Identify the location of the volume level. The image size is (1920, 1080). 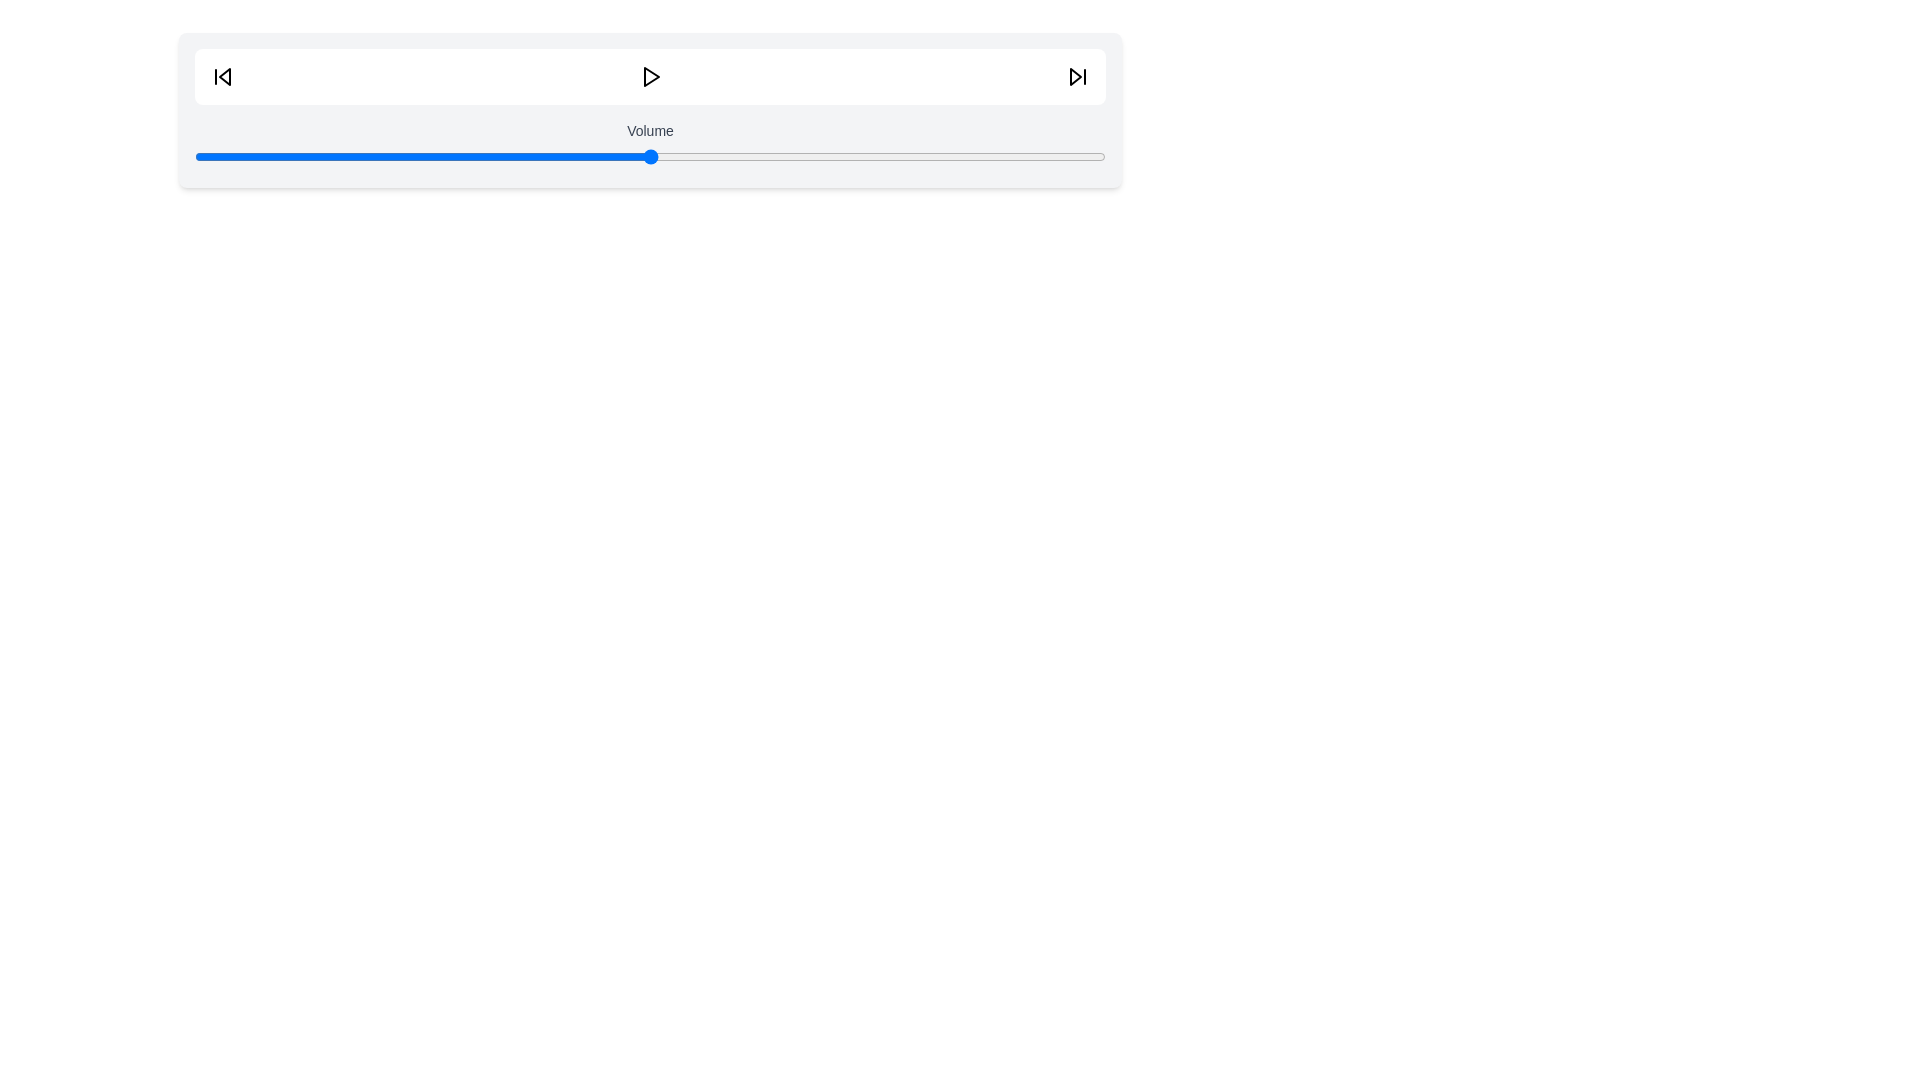
(895, 156).